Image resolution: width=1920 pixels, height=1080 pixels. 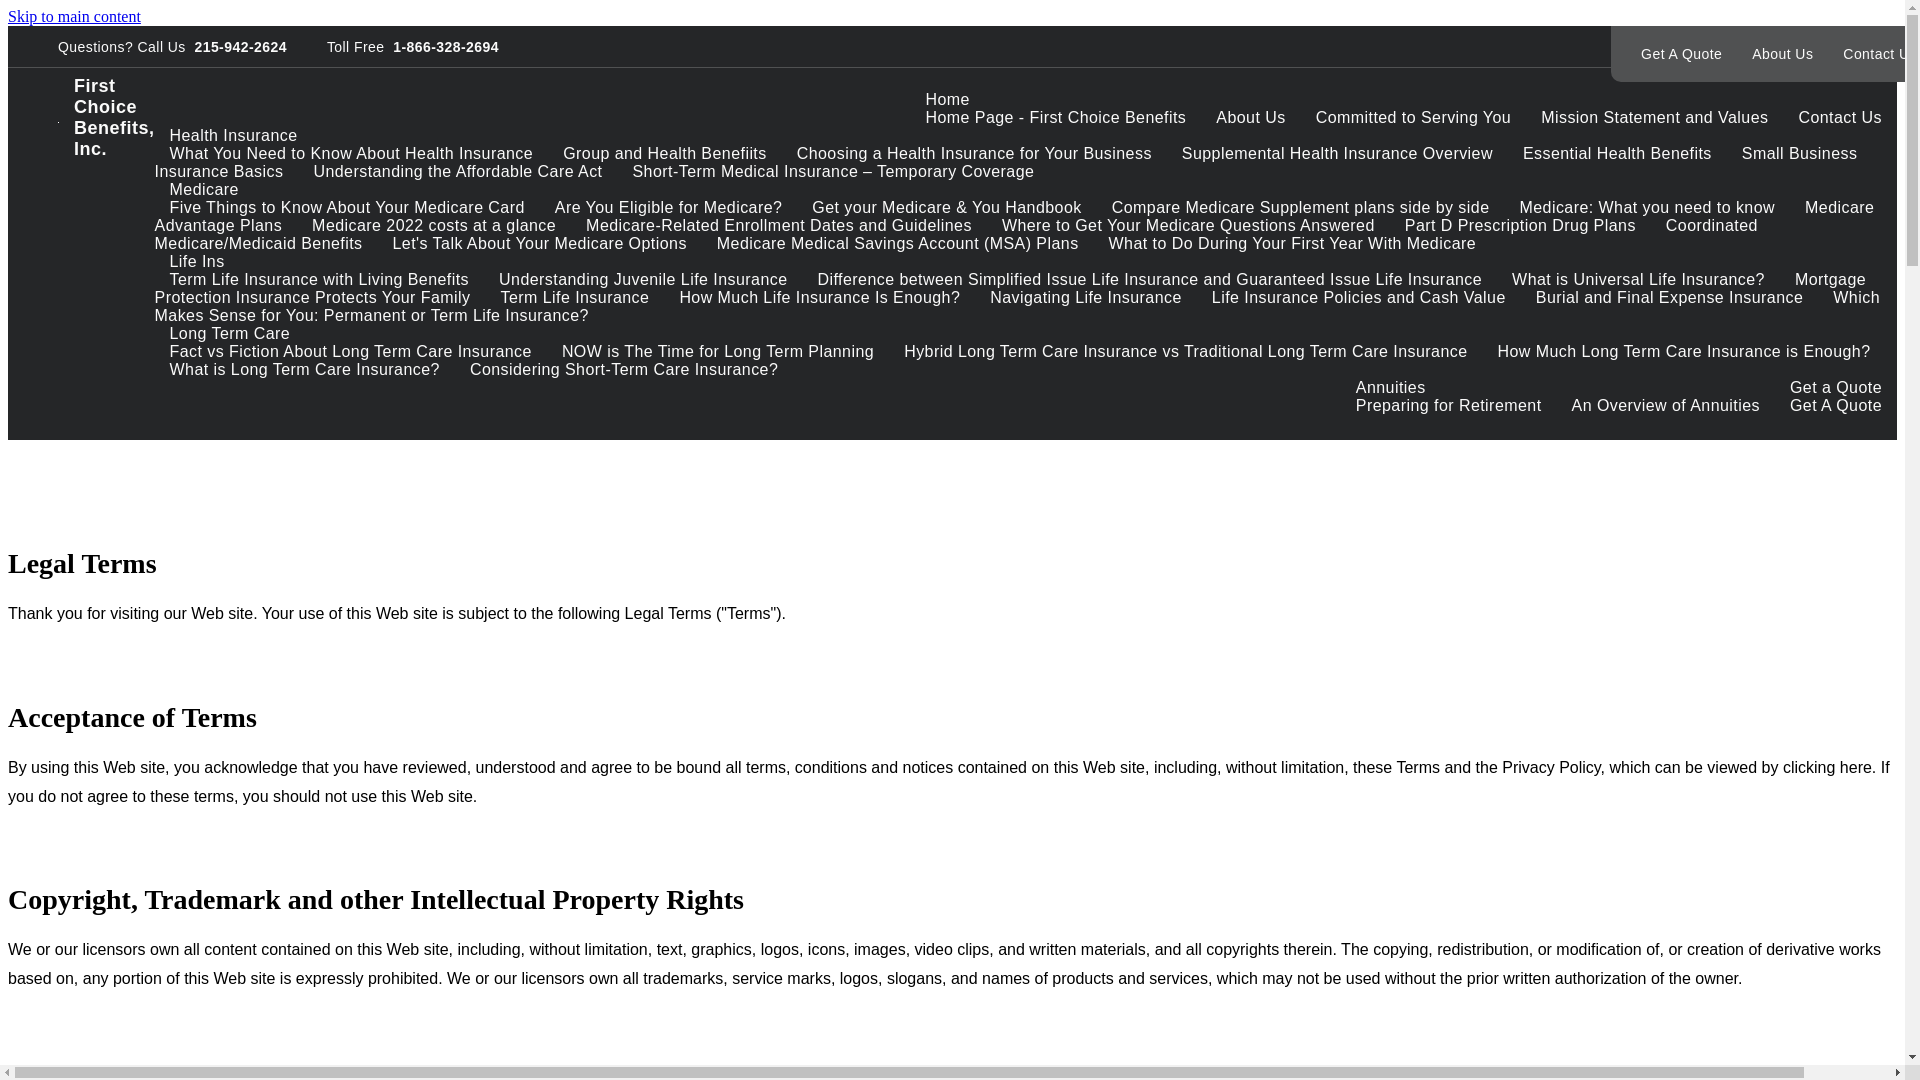 What do you see at coordinates (1520, 225) in the screenshot?
I see `'Part D Prescription Drug Plans'` at bounding box center [1520, 225].